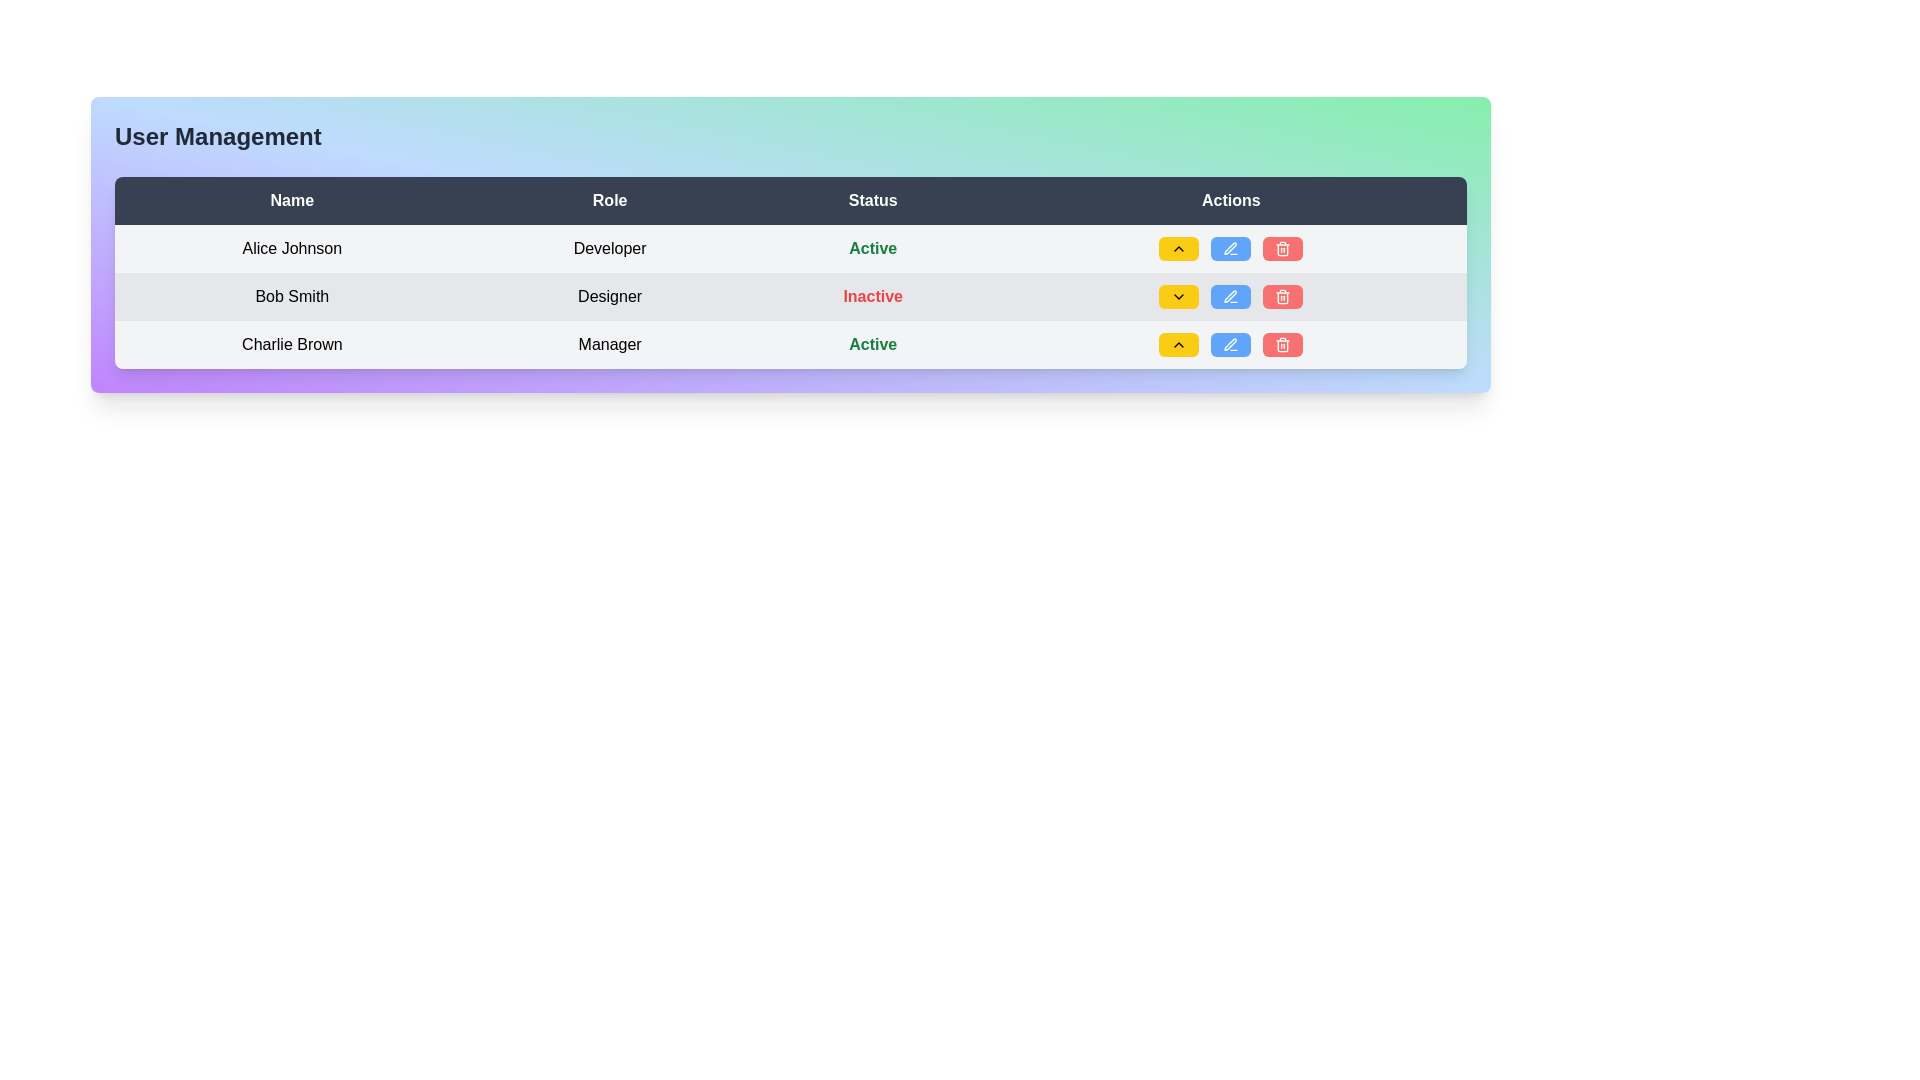 Image resolution: width=1920 pixels, height=1080 pixels. I want to click on the Text Label displaying 'Alice Johnson' in the first row of the table under the 'Name' column, so click(291, 248).